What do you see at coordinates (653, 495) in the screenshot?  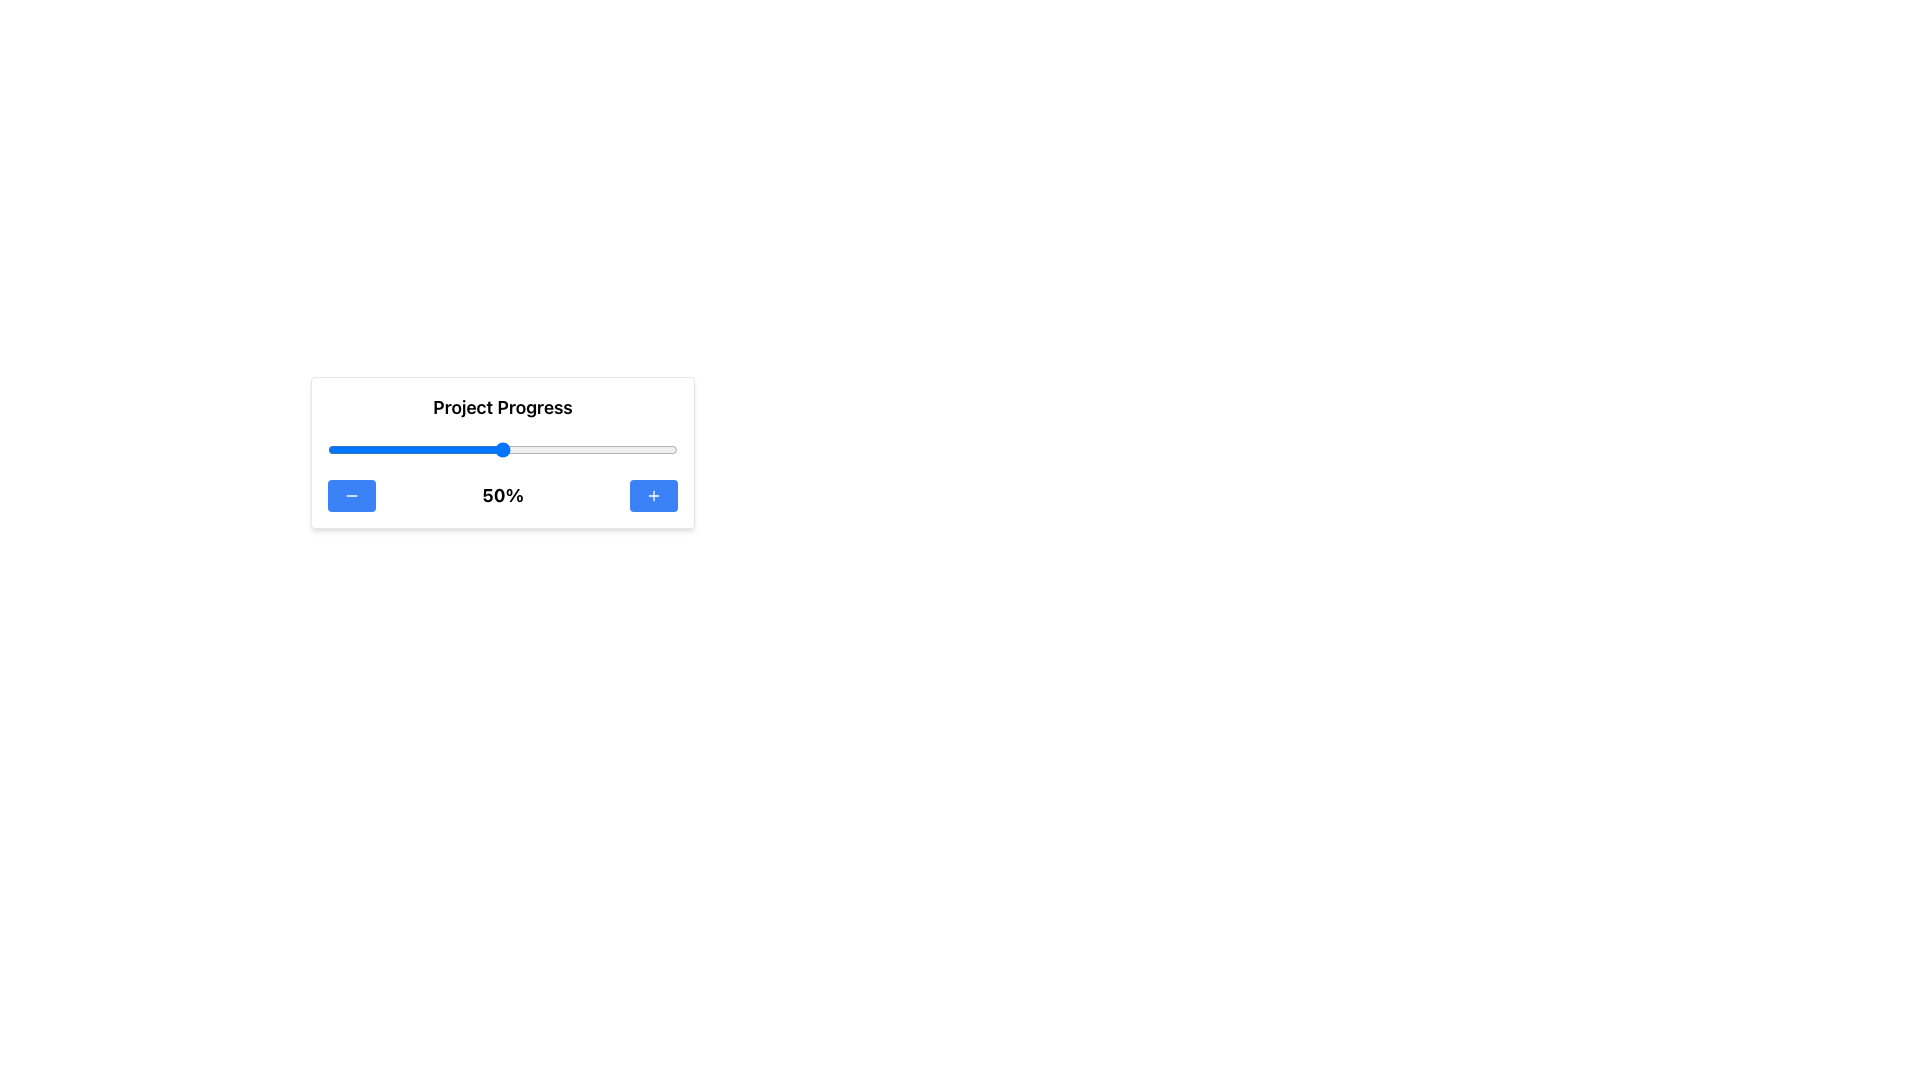 I see `the blue button with a plus icon, located beside the '50%' text, to potentially reveal additional information` at bounding box center [653, 495].